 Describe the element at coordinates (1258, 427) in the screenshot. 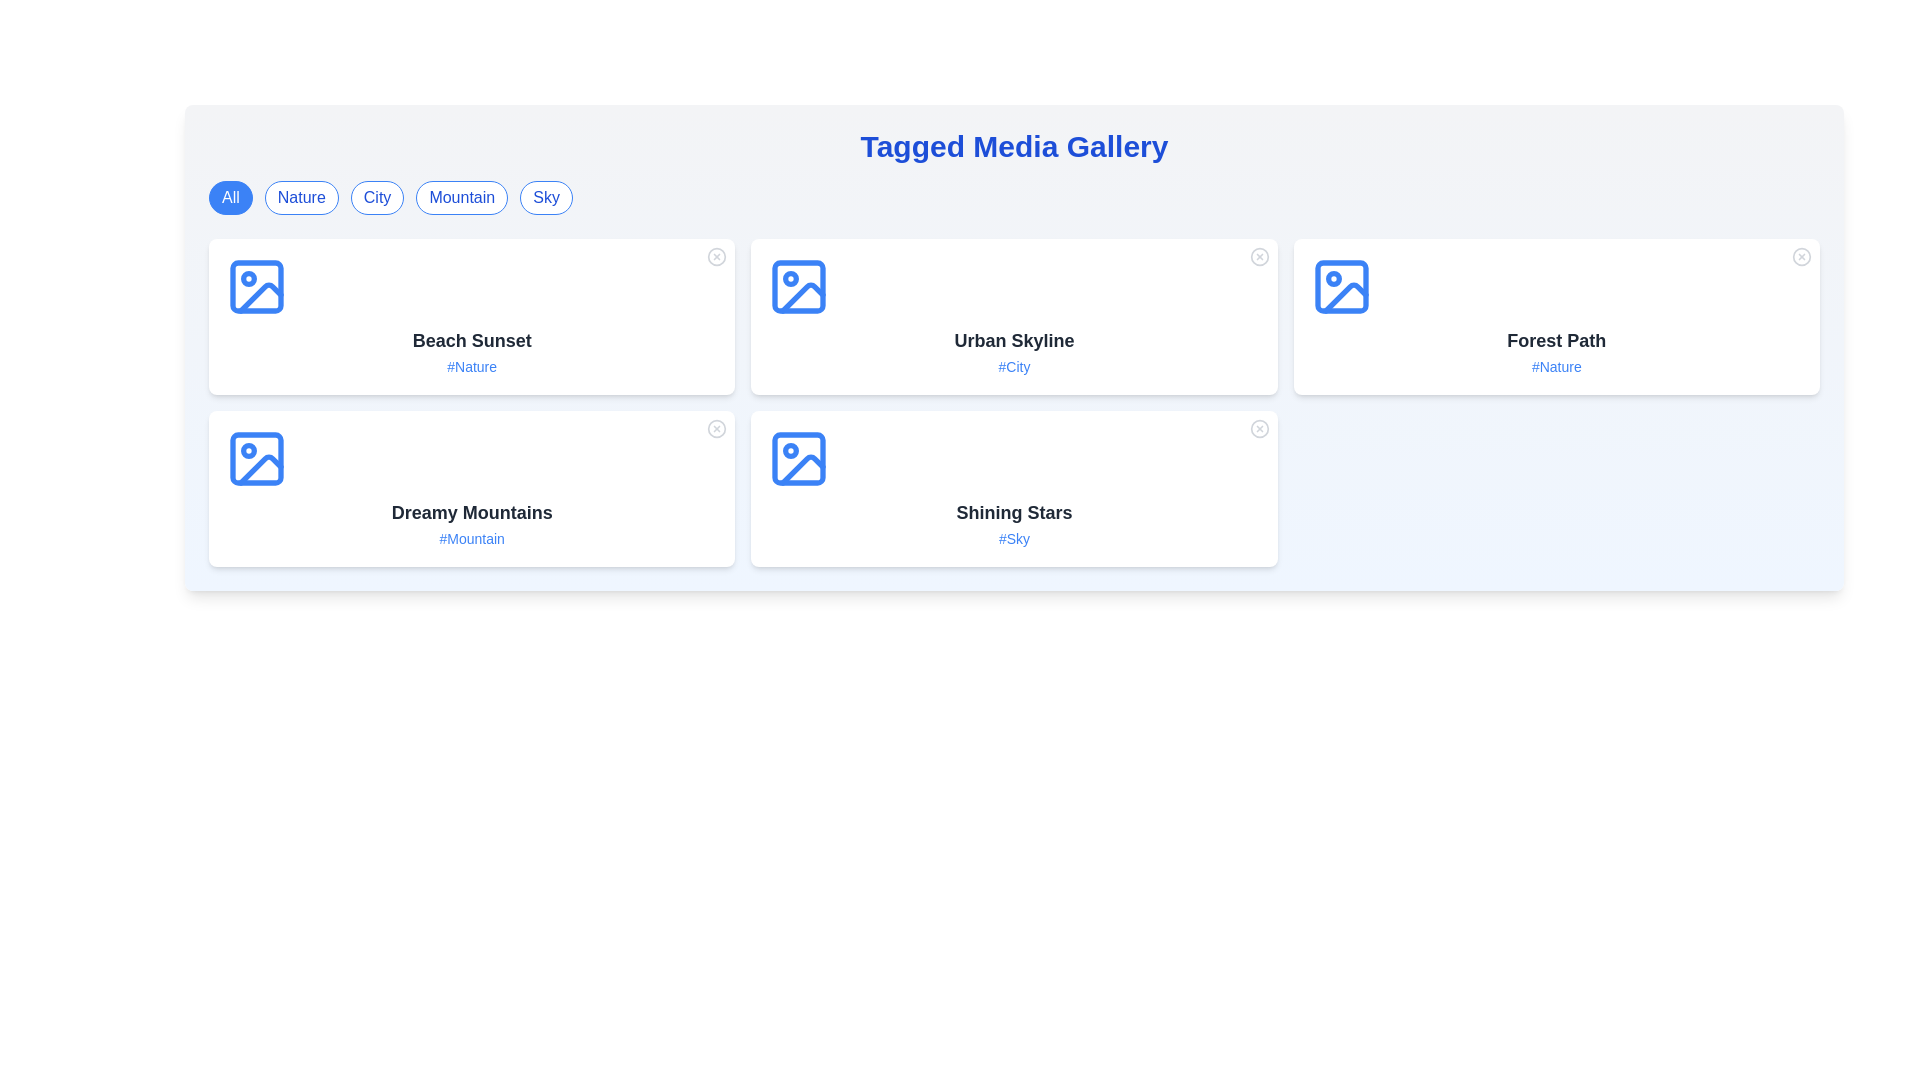

I see `the close button of a media item identified by Shining Stars` at that location.